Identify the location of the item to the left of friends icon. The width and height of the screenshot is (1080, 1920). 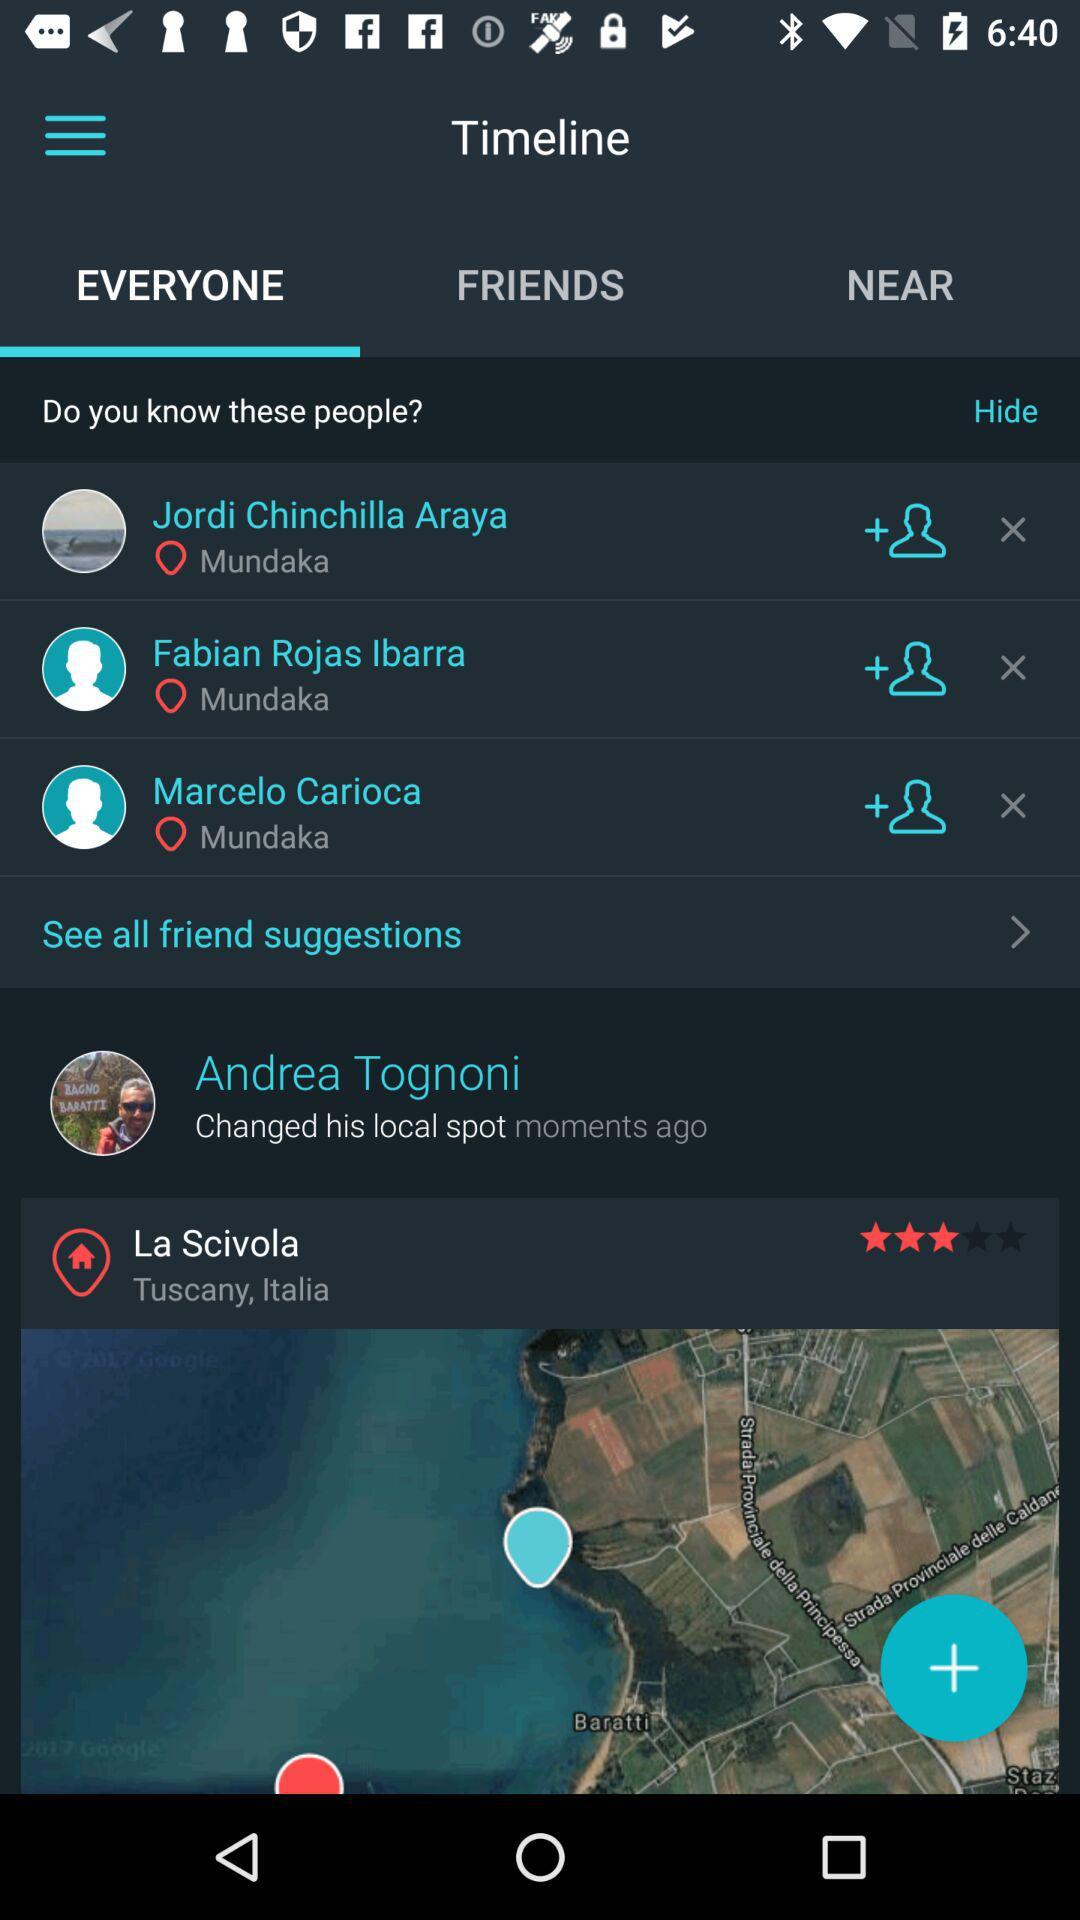
(180, 282).